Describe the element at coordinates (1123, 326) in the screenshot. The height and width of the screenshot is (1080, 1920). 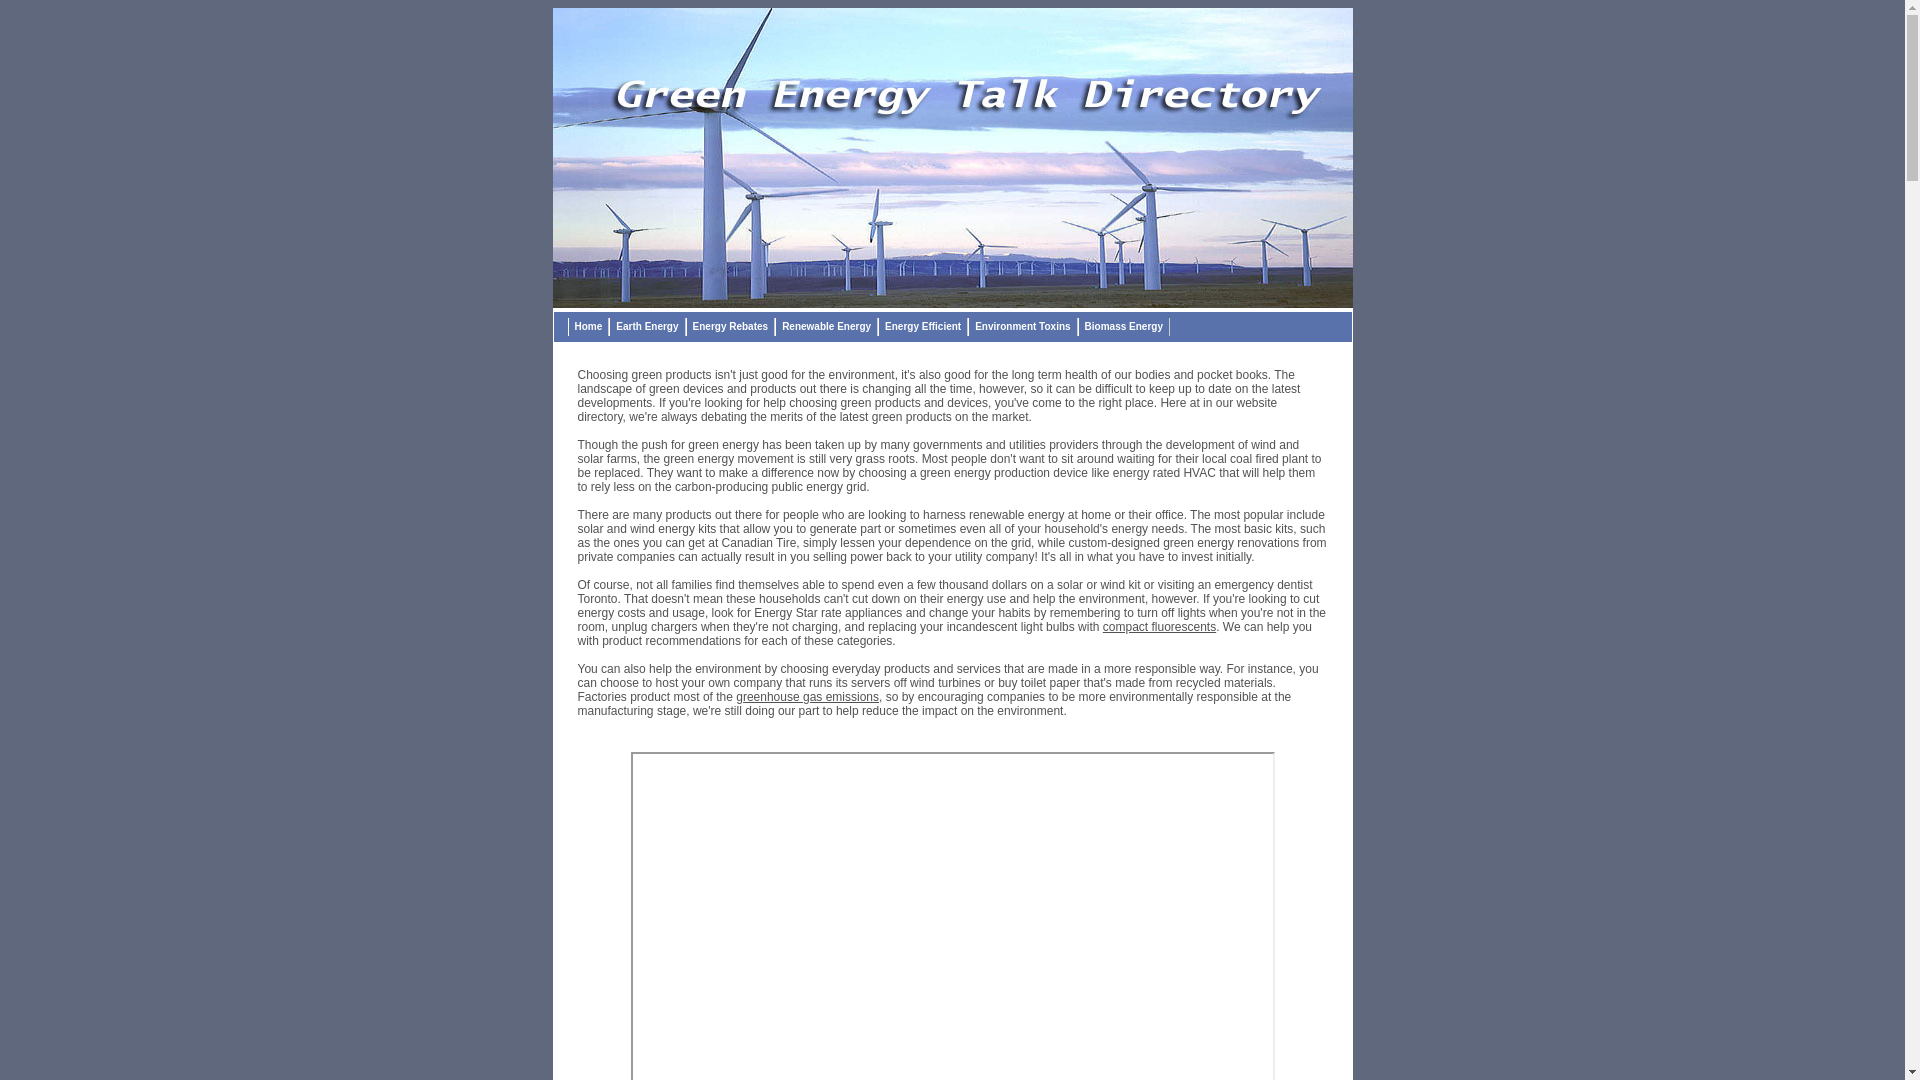
I see `'Biomass Energy'` at that location.